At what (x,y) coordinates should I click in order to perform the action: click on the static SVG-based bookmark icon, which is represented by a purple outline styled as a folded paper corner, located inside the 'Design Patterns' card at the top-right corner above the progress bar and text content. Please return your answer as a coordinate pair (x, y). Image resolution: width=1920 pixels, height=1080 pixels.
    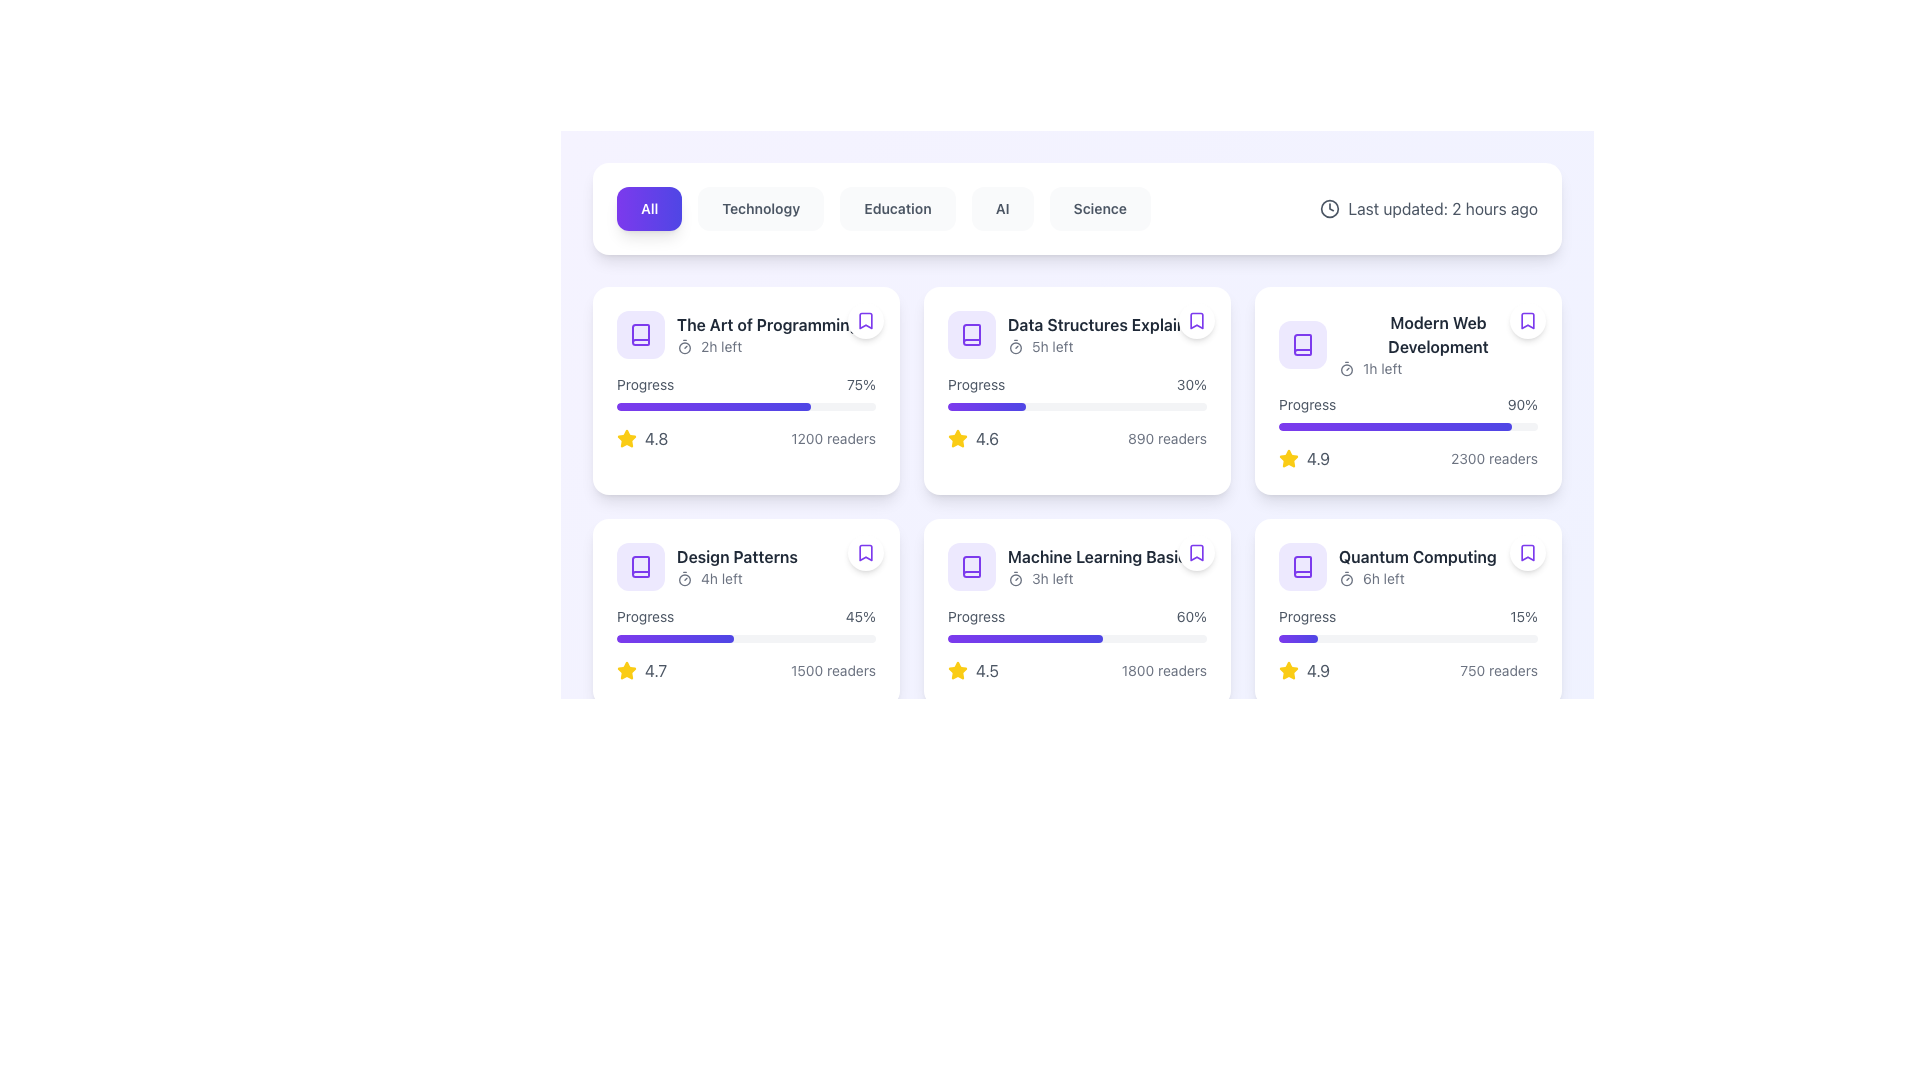
    Looking at the image, I should click on (865, 552).